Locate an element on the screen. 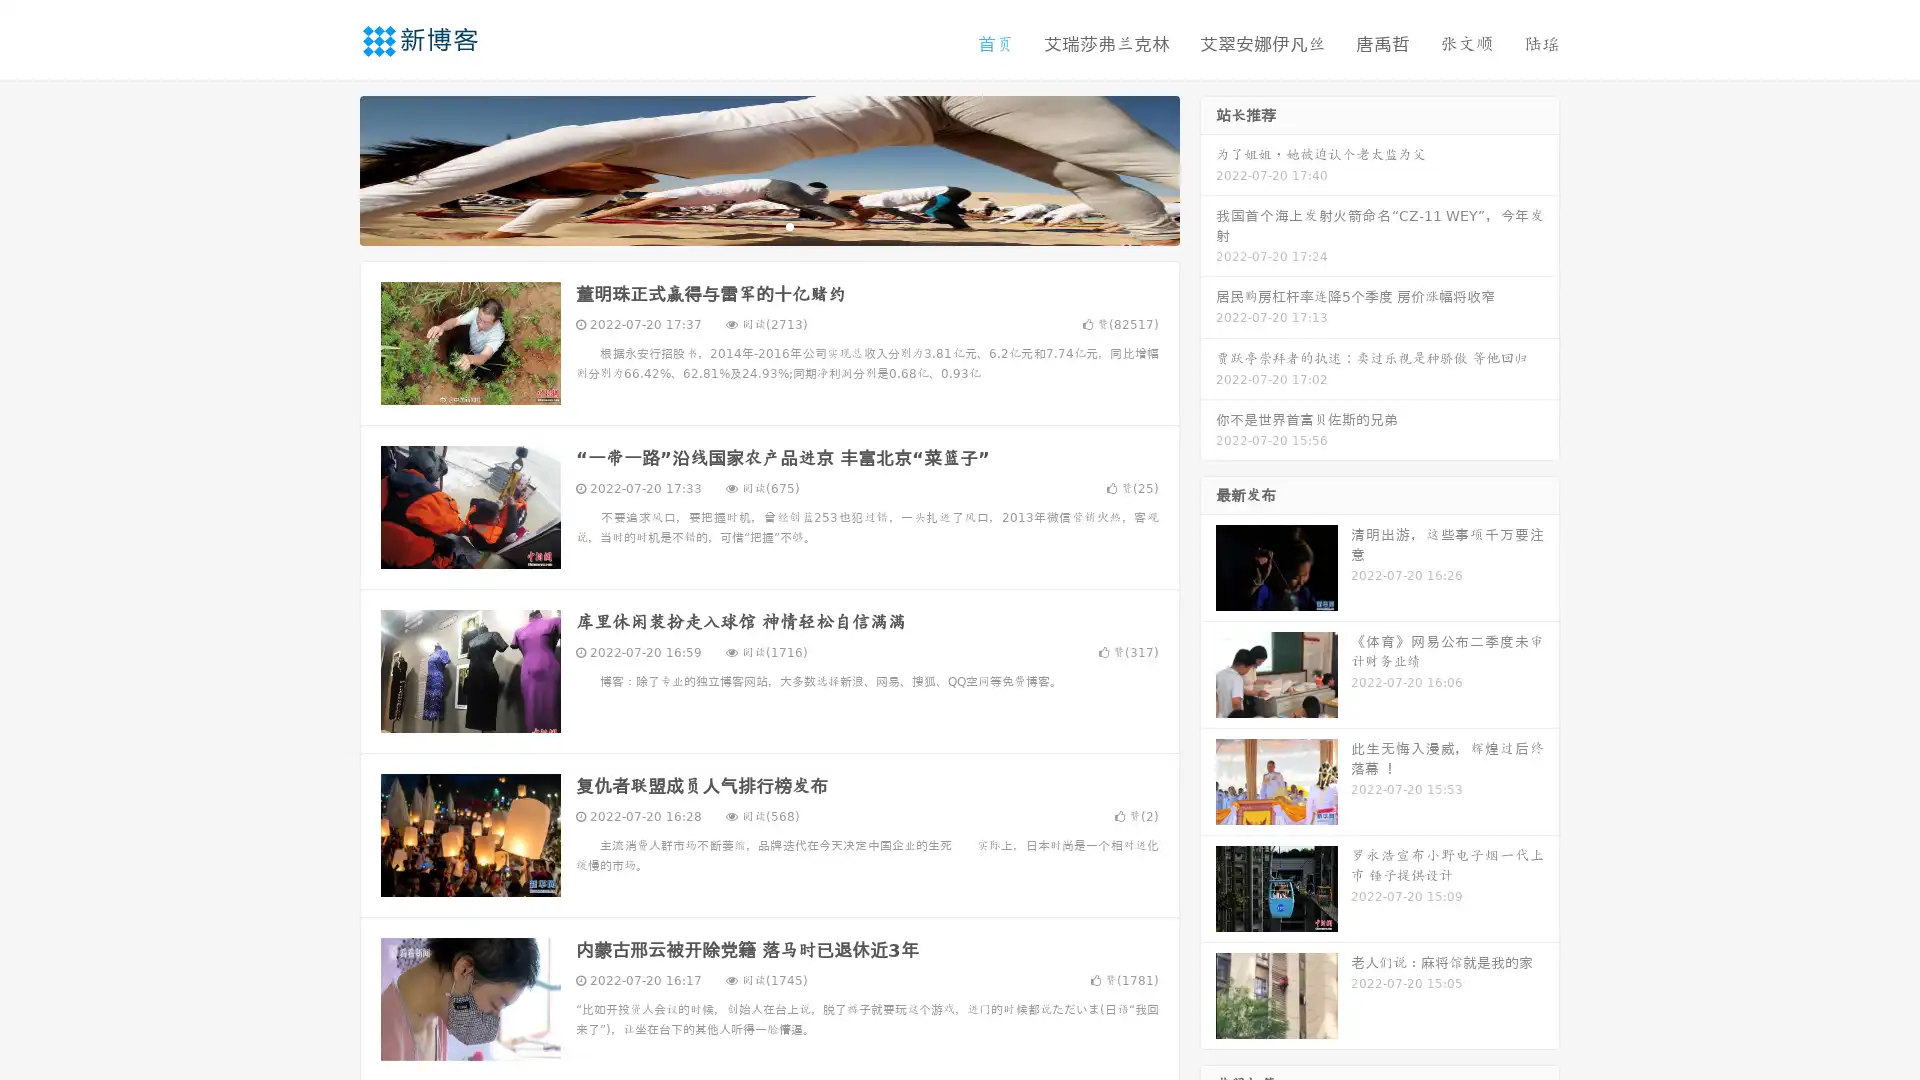  Go to slide 1 is located at coordinates (748, 225).